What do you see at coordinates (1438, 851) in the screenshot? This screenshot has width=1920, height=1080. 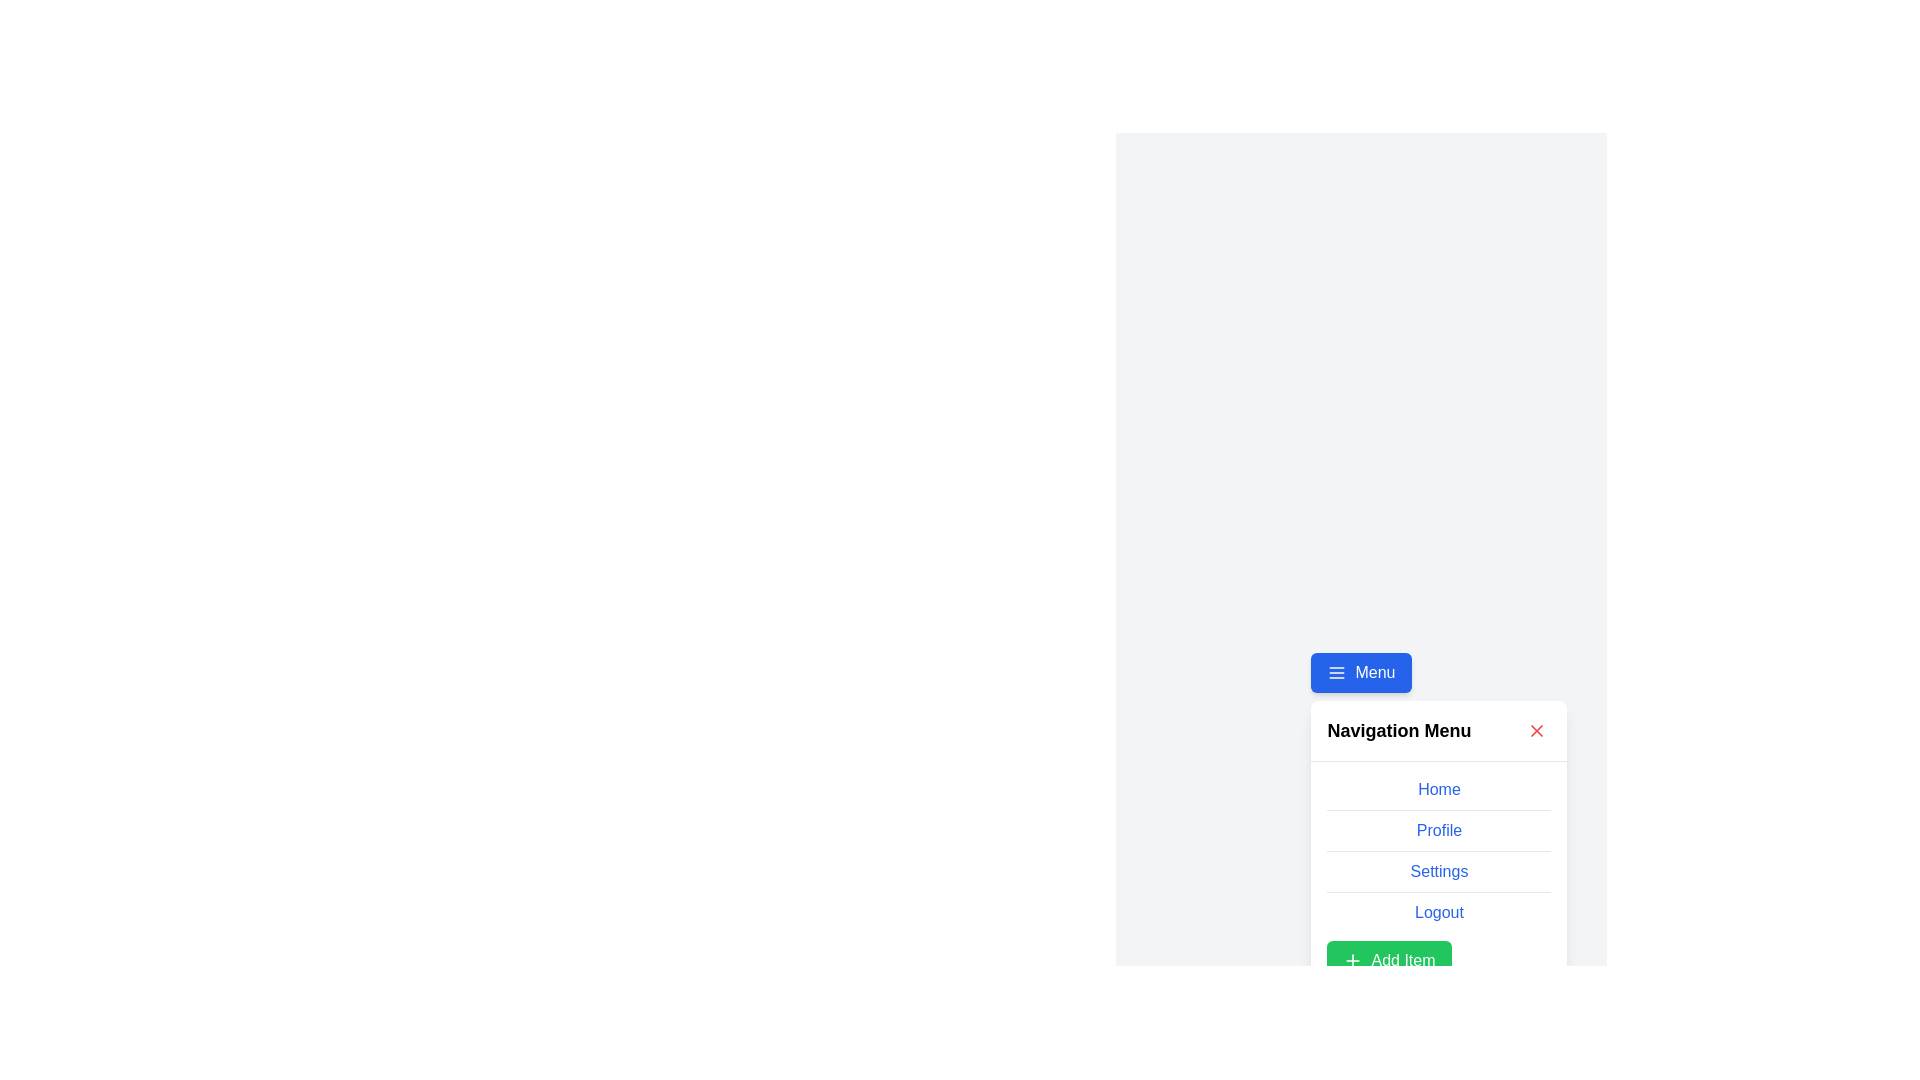 I see `the 'Profile' item in the vertical navigation menu` at bounding box center [1438, 851].